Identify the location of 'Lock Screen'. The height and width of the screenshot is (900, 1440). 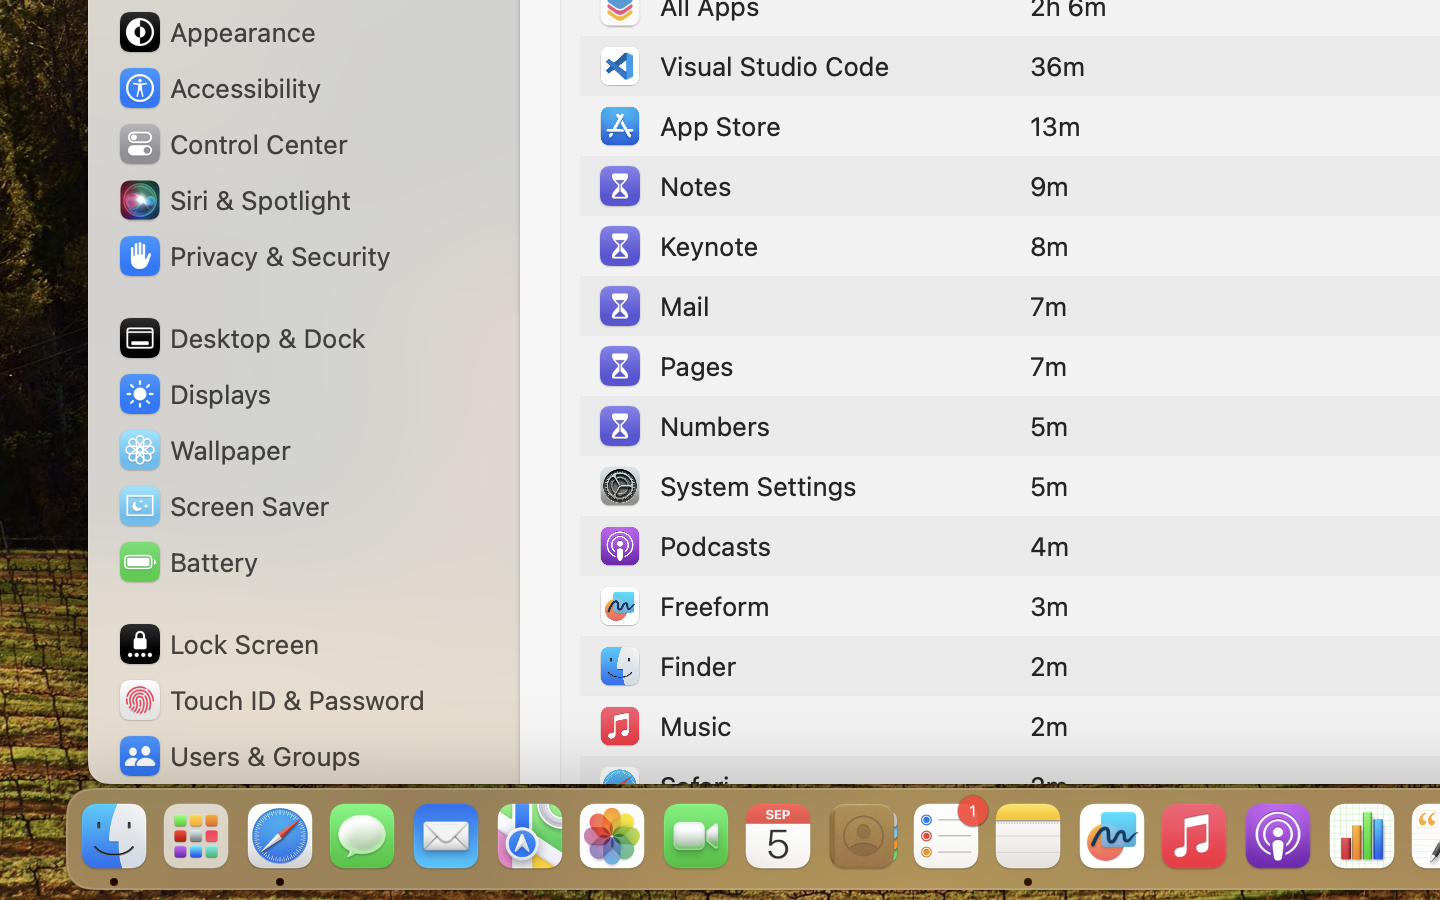
(218, 644).